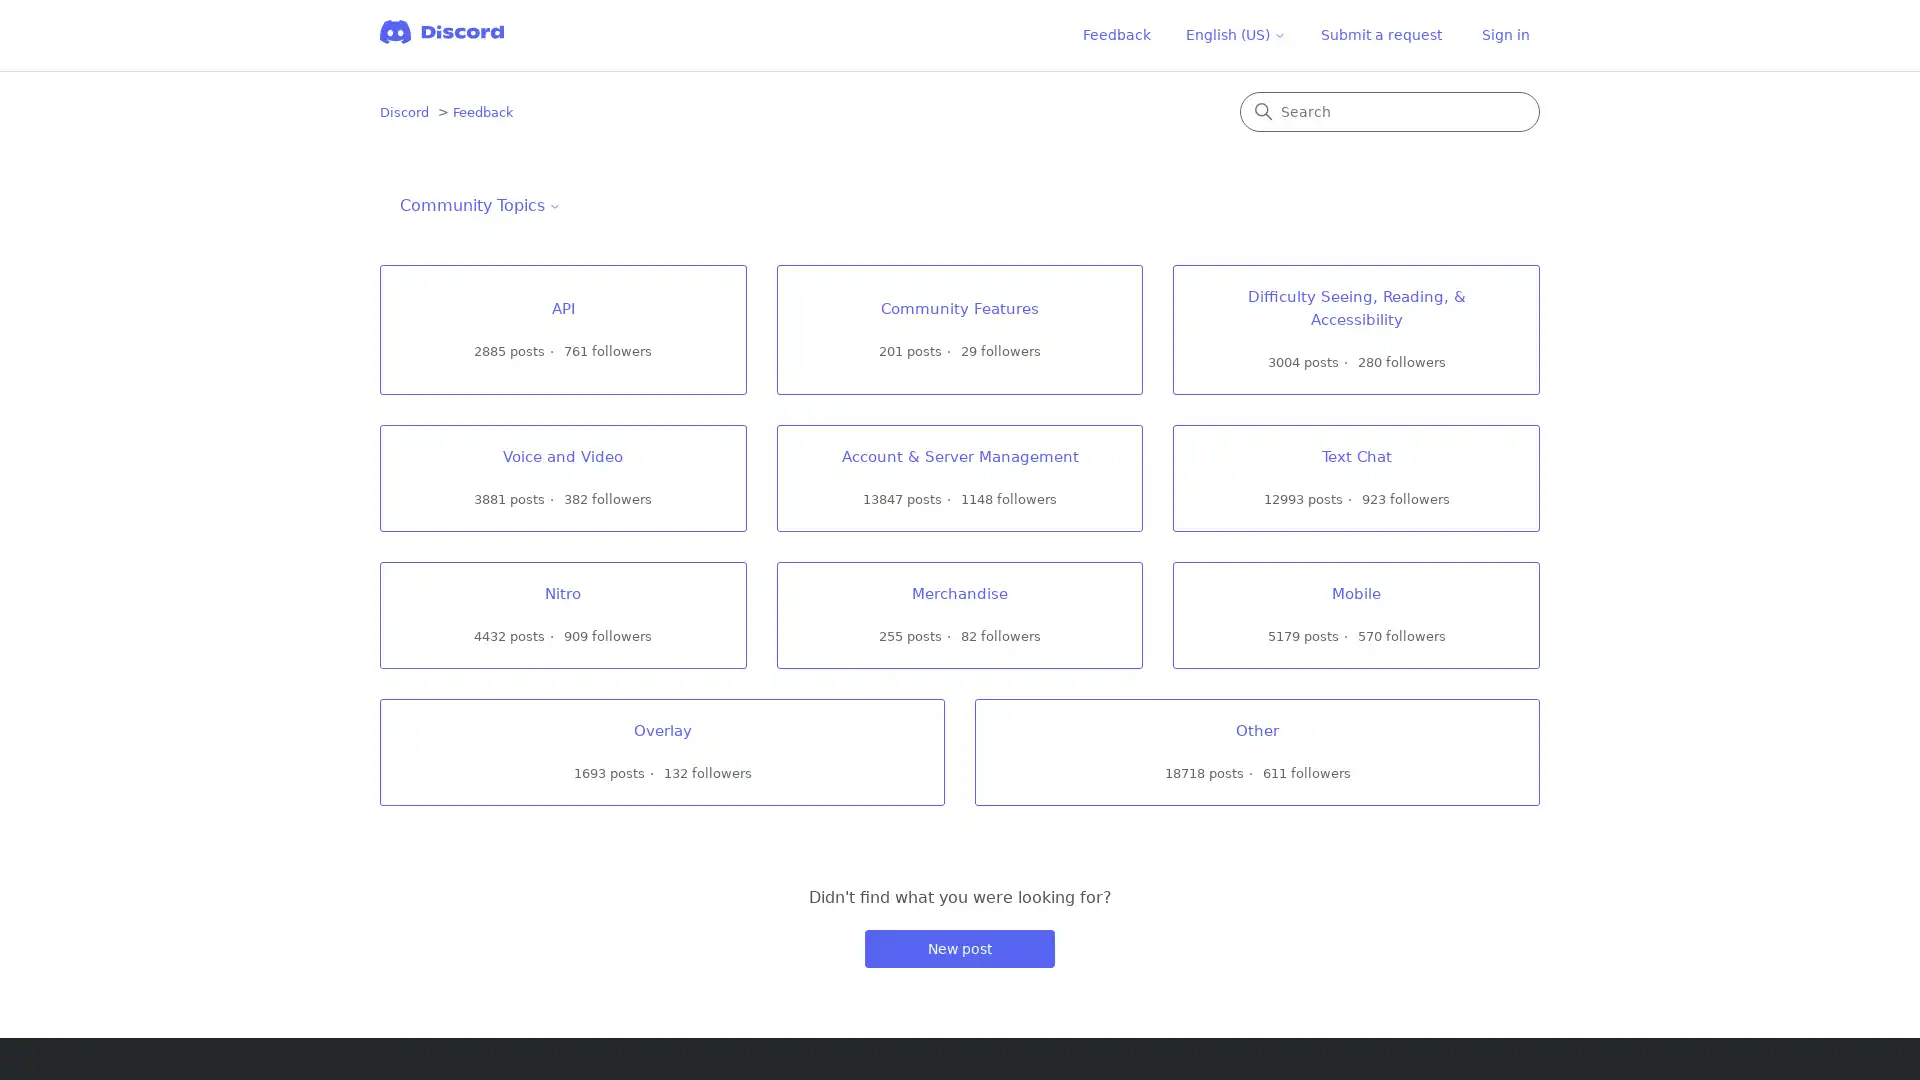 This screenshot has height=1080, width=1920. What do you see at coordinates (1506, 35) in the screenshot?
I see `Sign in` at bounding box center [1506, 35].